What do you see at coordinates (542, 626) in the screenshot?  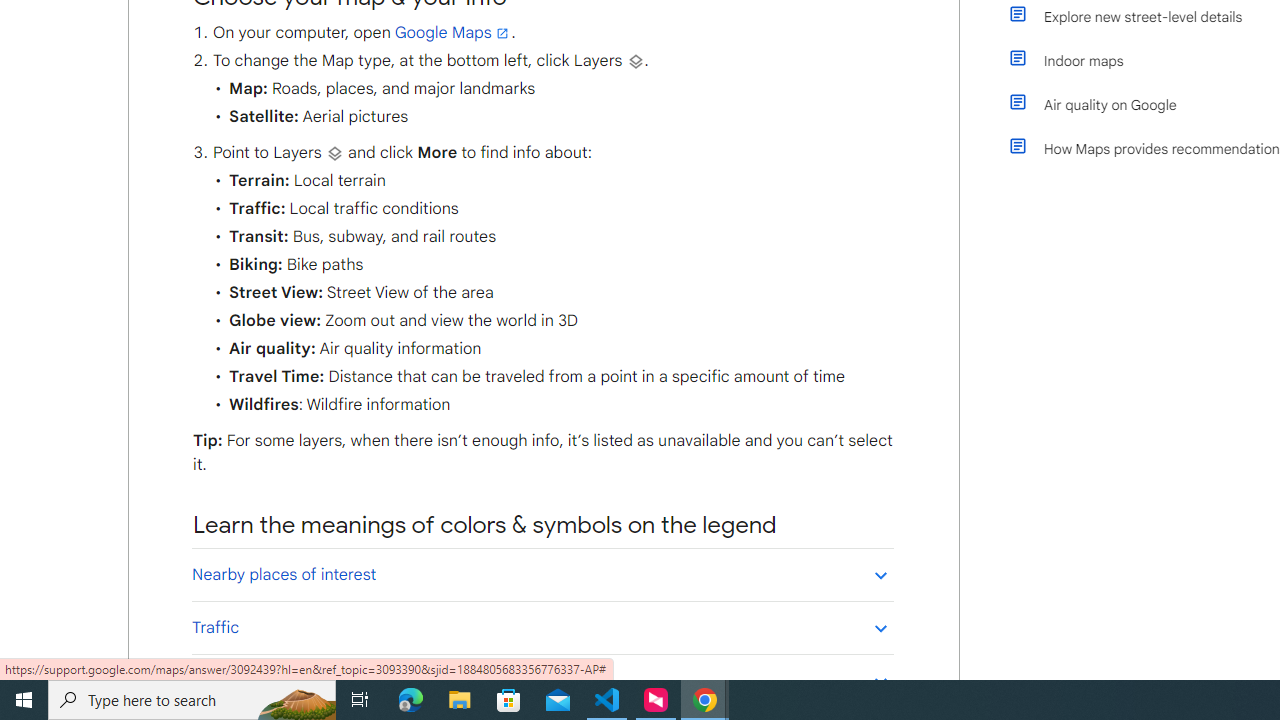 I see `'Traffic'` at bounding box center [542, 626].